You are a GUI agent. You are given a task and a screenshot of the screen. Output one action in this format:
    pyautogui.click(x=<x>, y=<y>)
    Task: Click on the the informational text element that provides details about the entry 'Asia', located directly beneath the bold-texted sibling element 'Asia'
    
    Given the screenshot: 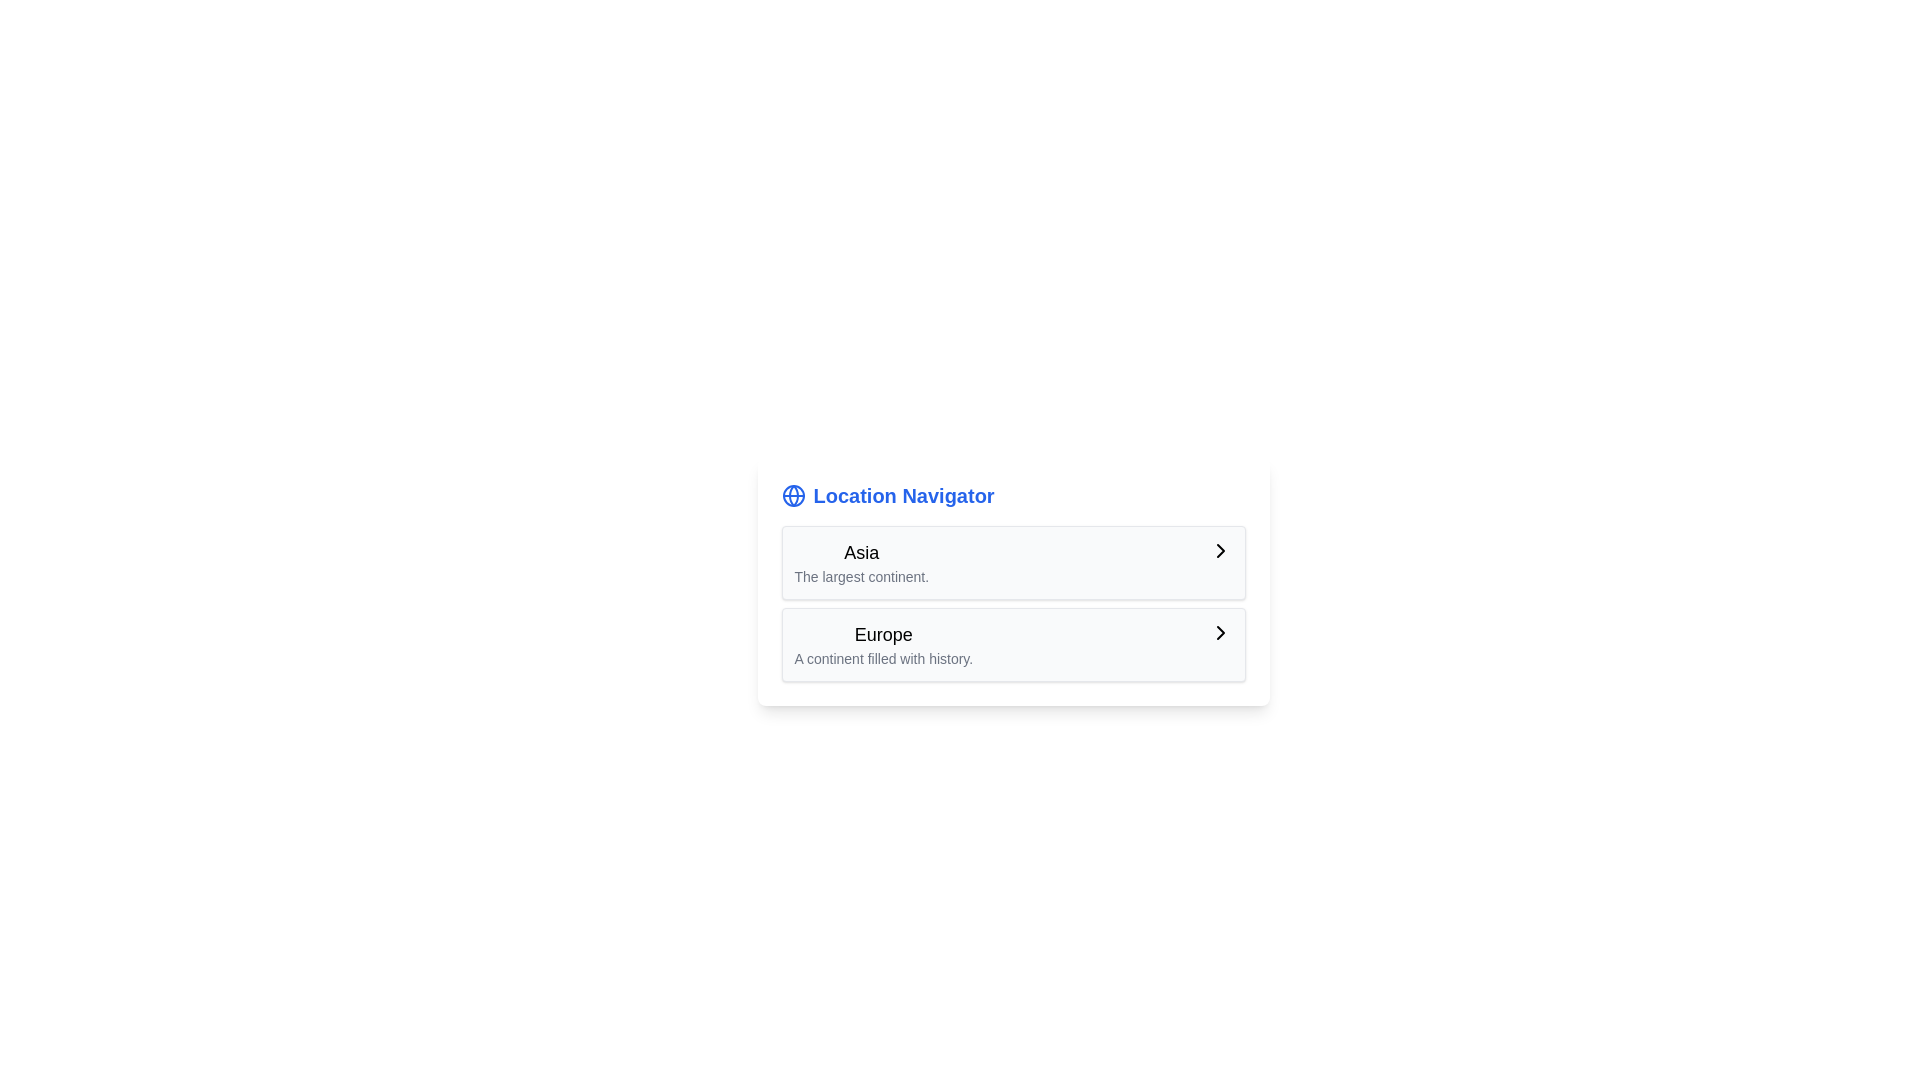 What is the action you would take?
    pyautogui.click(x=861, y=577)
    